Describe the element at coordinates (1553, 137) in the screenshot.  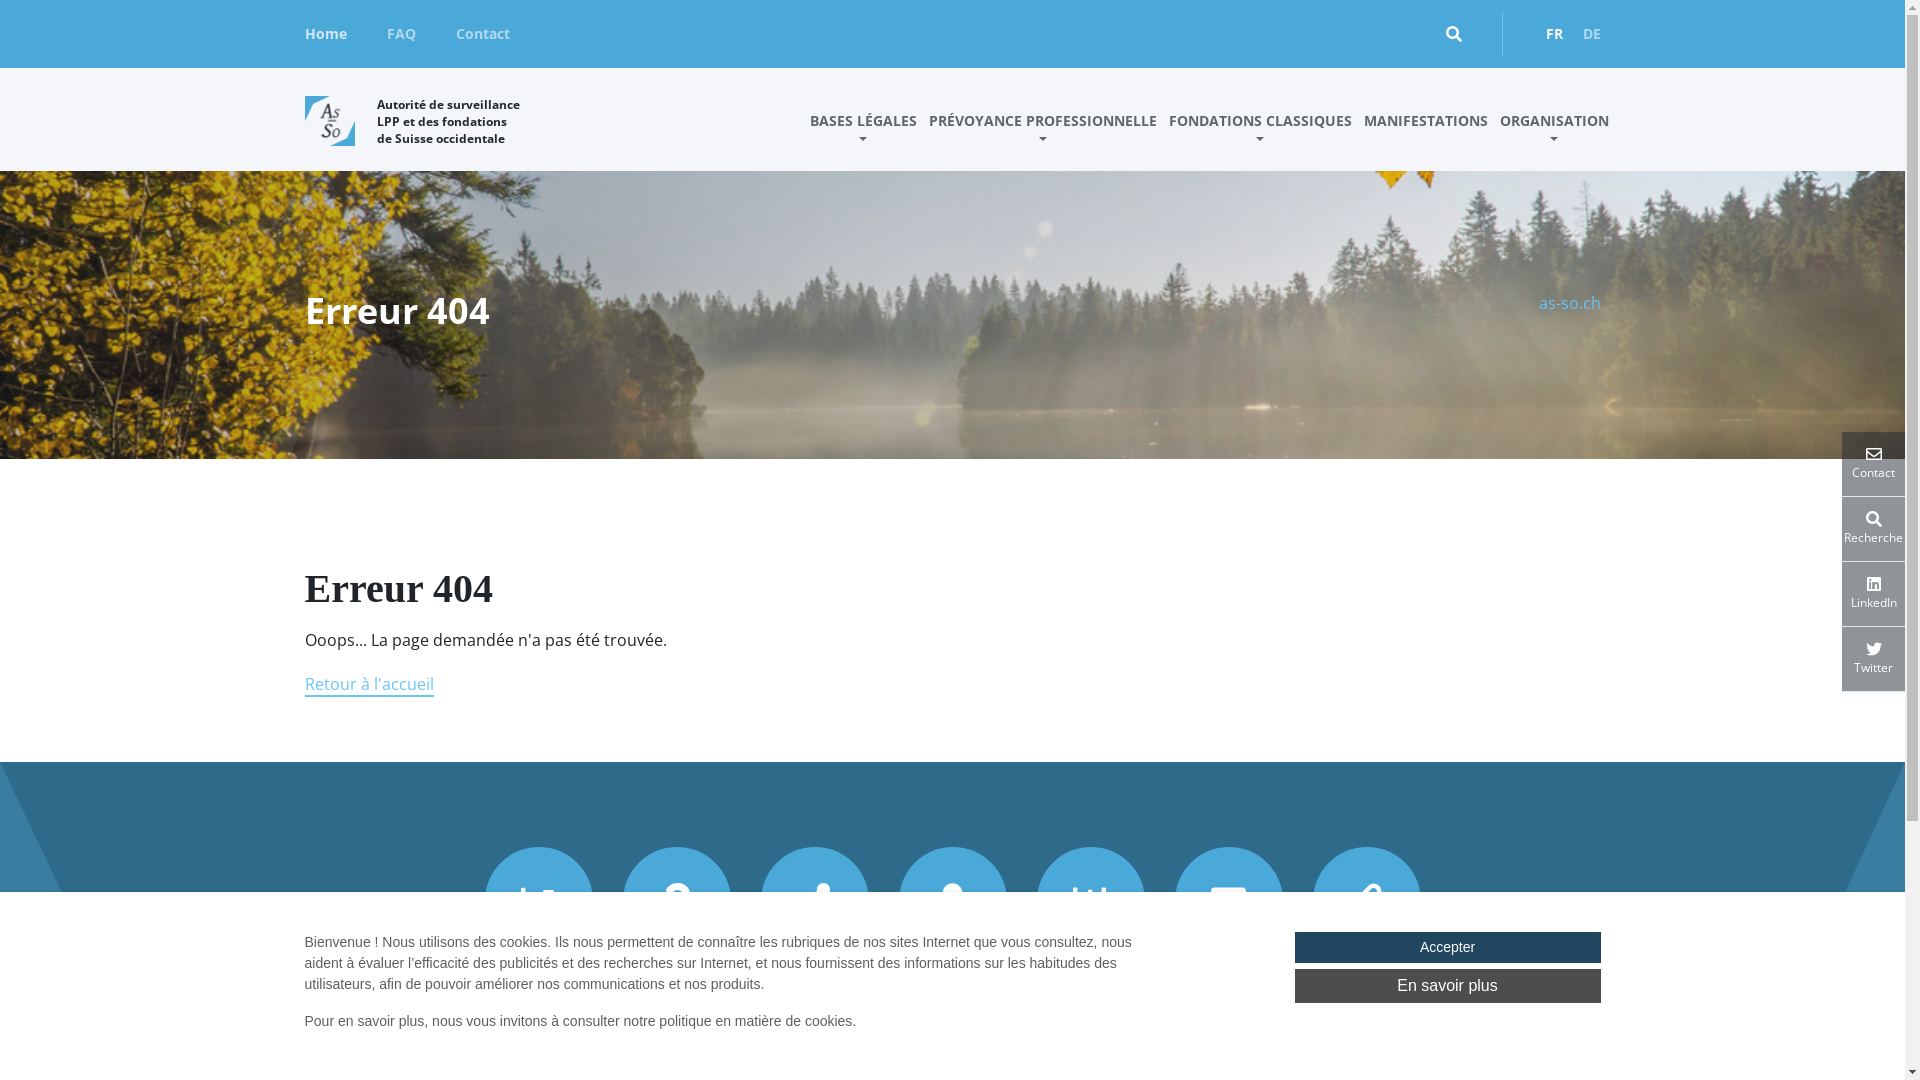
I see `'ORGANISATION'` at that location.